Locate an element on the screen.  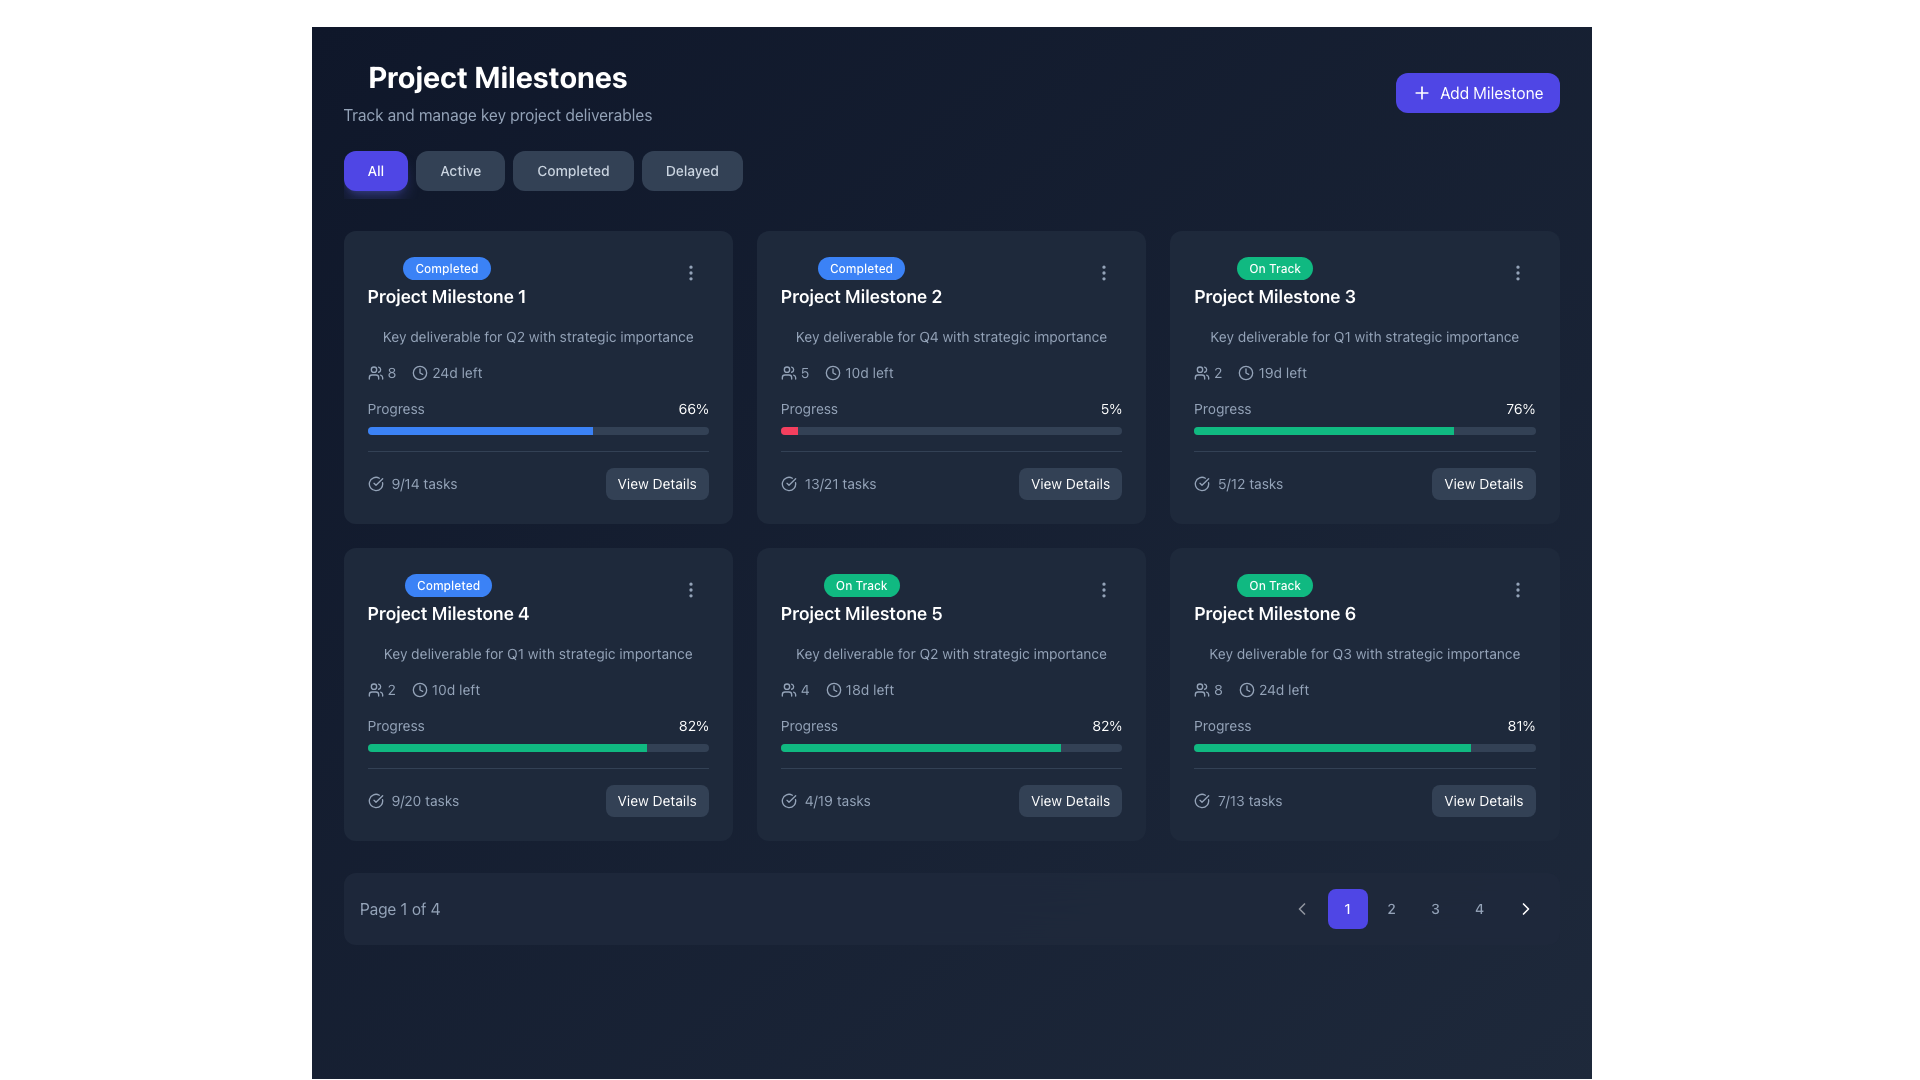
the progress bar indicating 66% completion, located beneath the 'Progress' label in the 'Project Milestone 1' card is located at coordinates (538, 430).